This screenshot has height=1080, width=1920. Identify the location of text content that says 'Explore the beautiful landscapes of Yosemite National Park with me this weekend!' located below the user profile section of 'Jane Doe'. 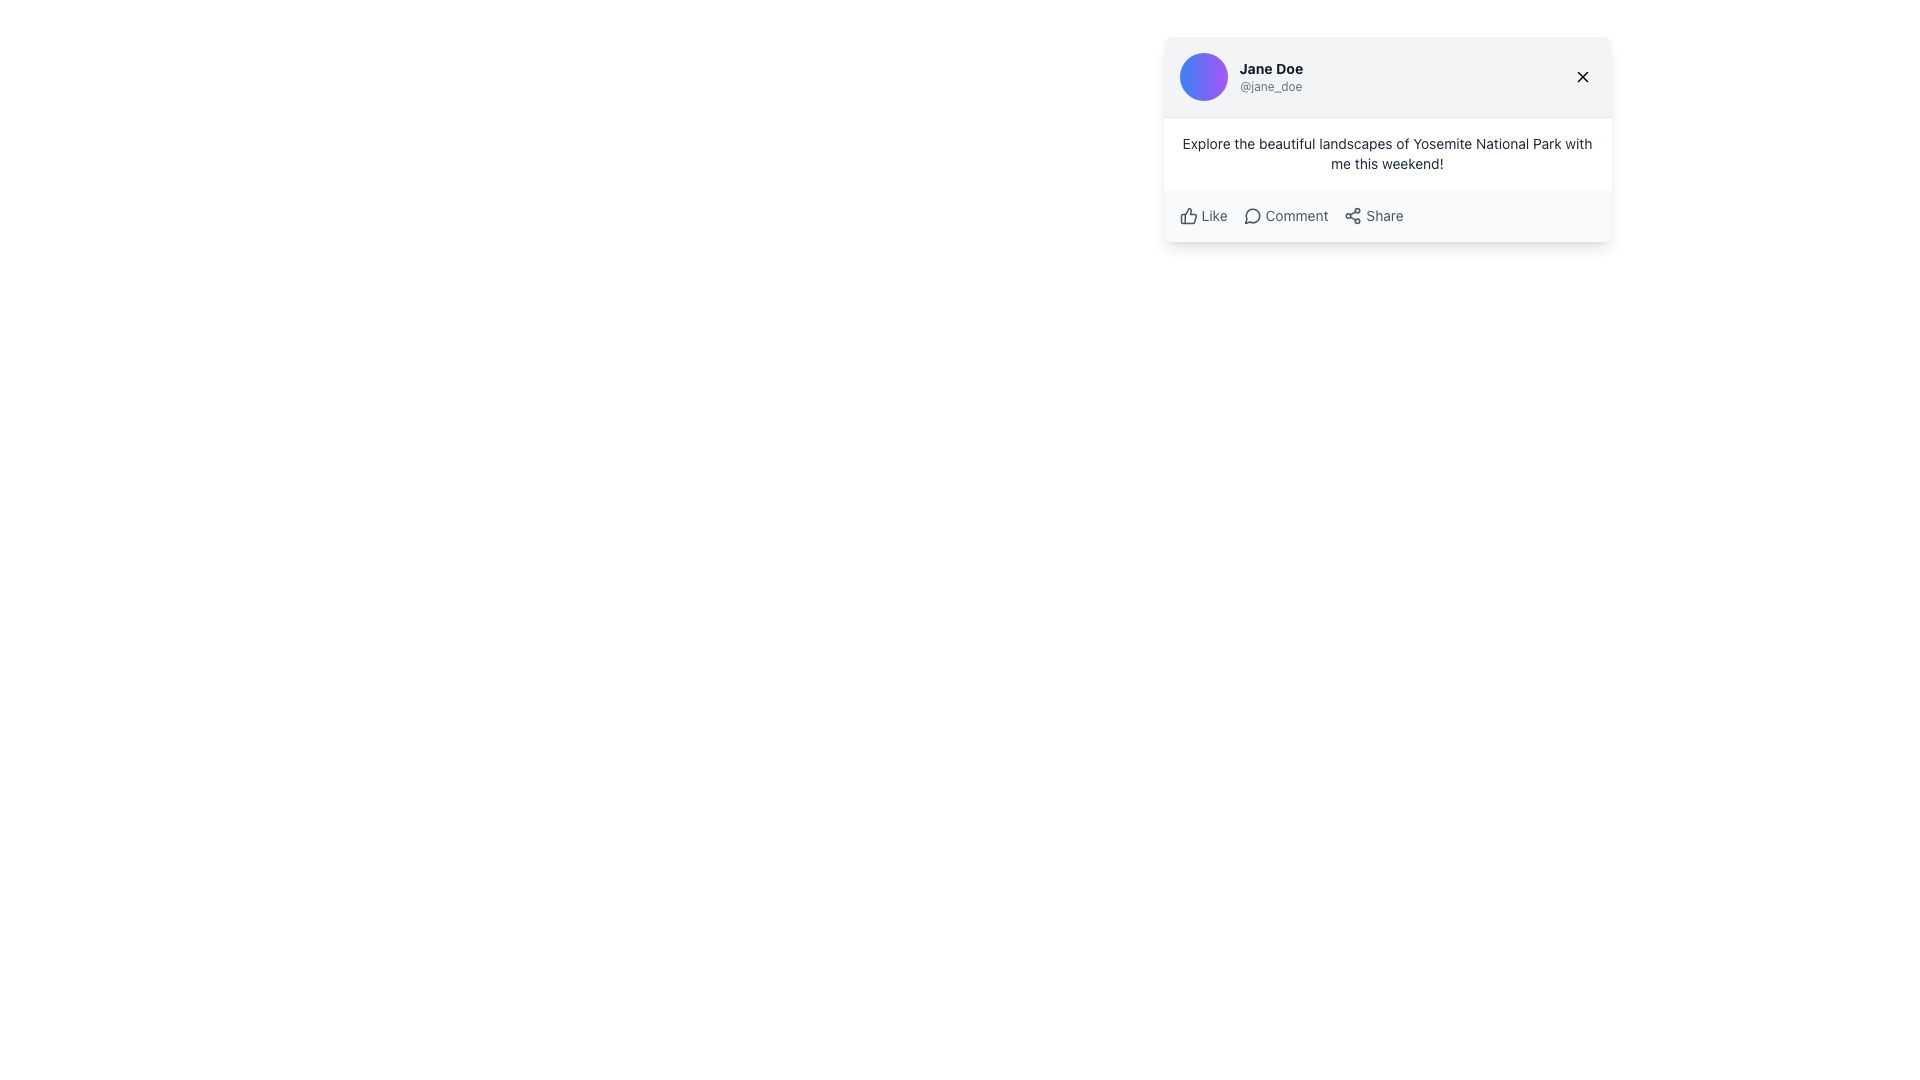
(1386, 153).